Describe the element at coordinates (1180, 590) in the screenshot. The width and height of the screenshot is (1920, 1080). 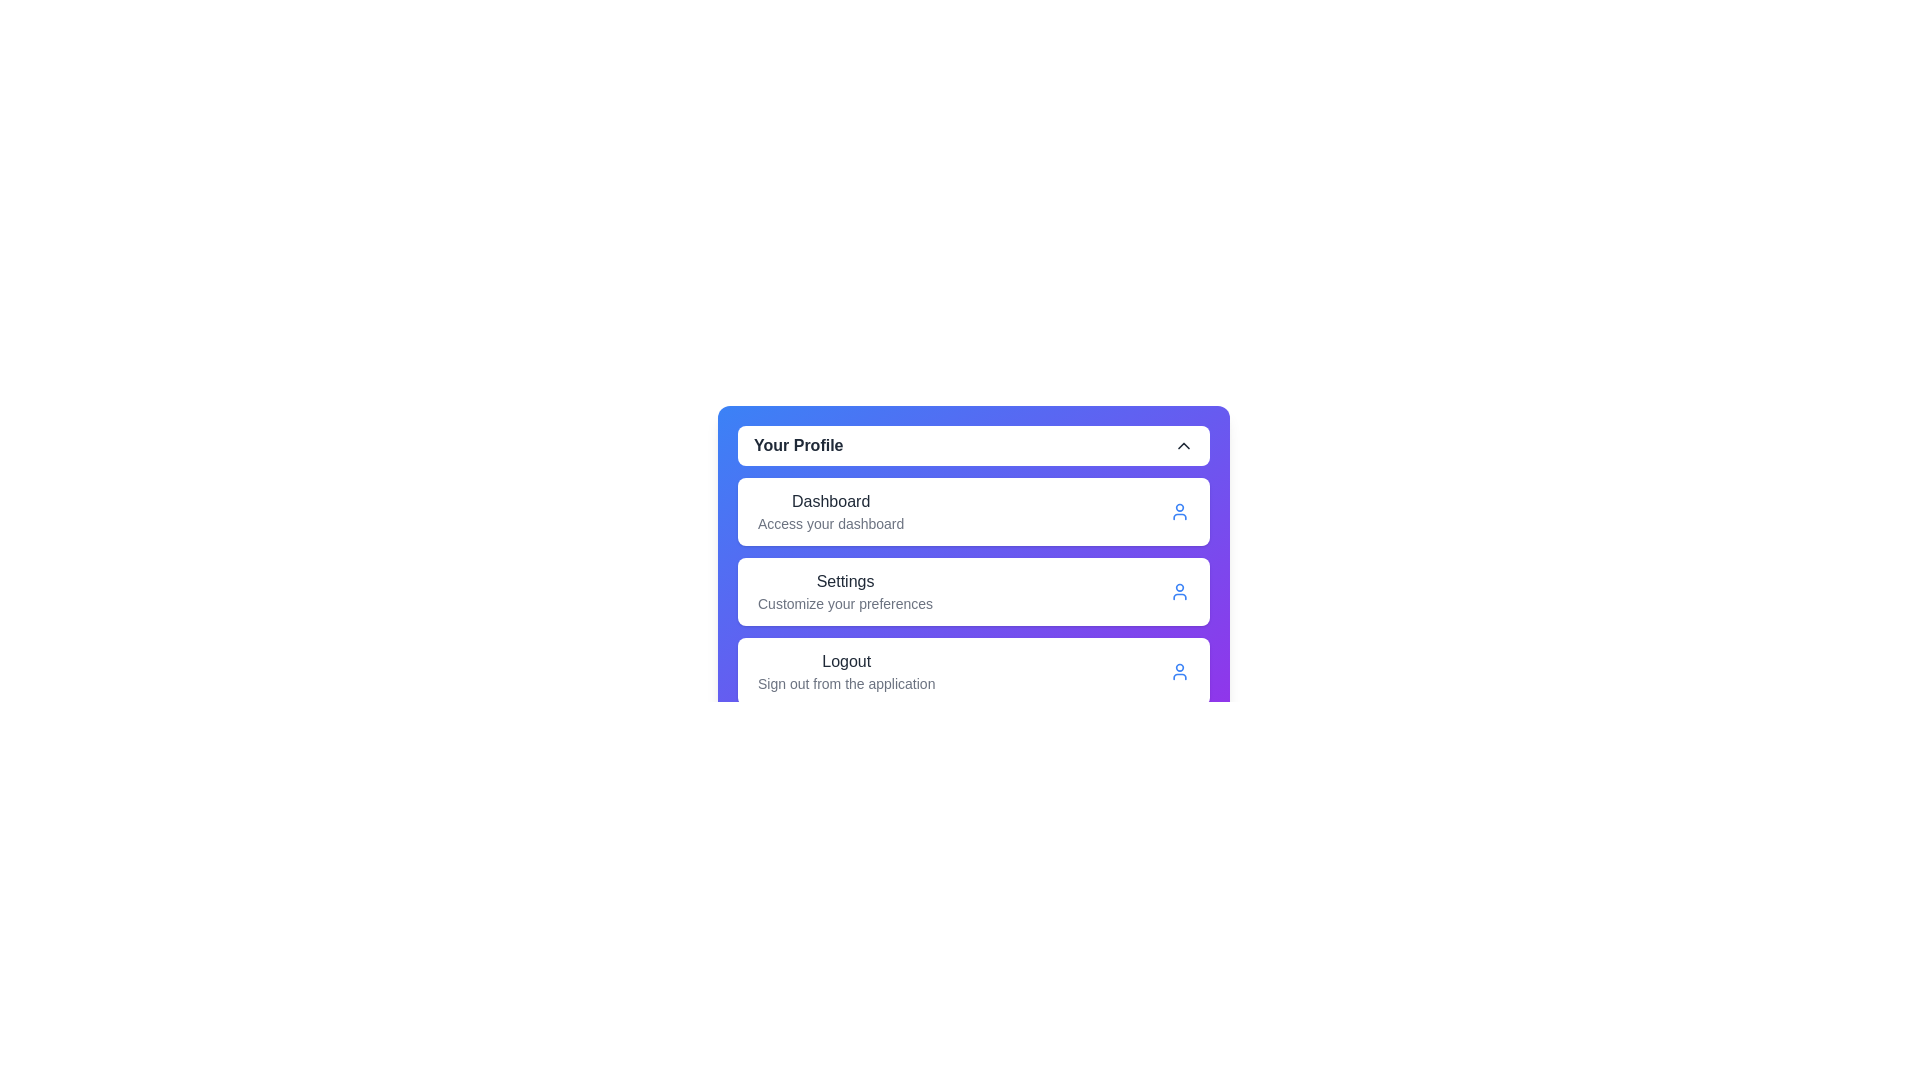
I see `the icon of the Settings menu item` at that location.